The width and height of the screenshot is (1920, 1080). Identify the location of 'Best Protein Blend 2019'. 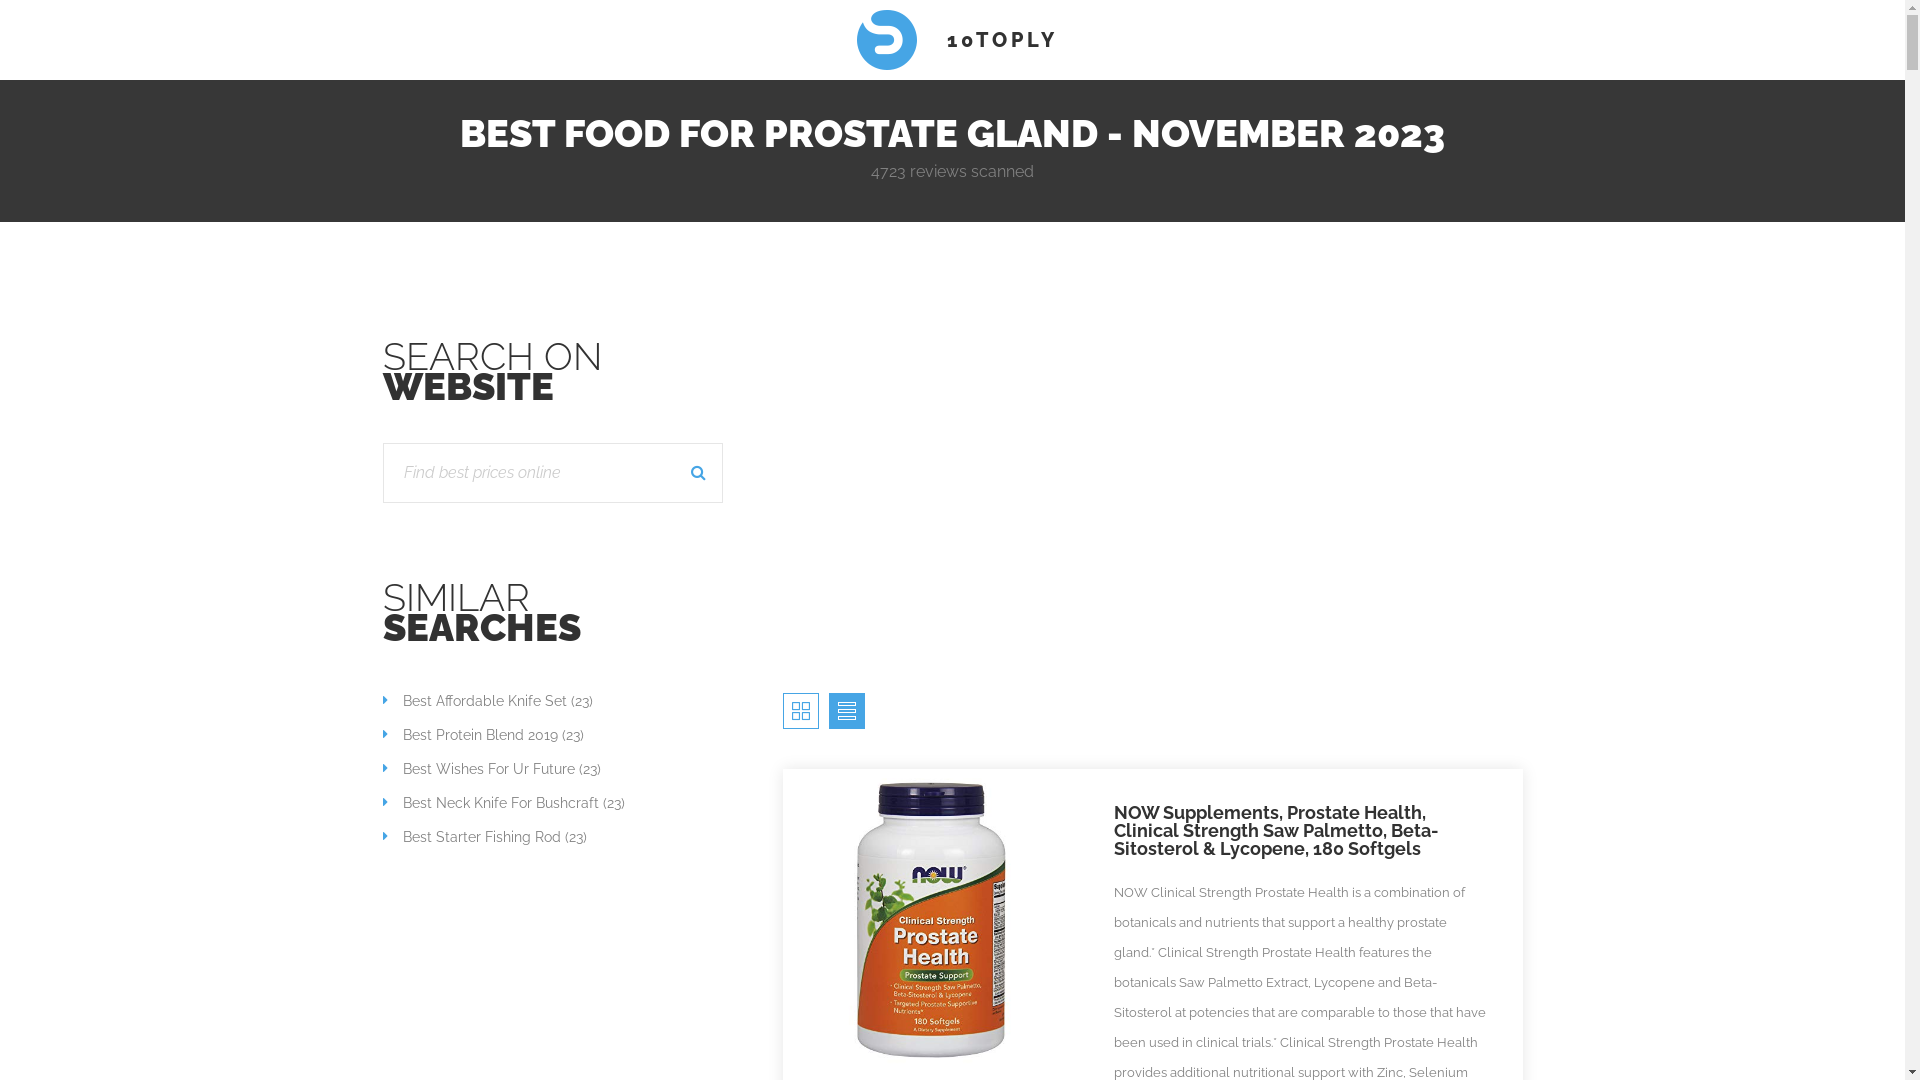
(382, 735).